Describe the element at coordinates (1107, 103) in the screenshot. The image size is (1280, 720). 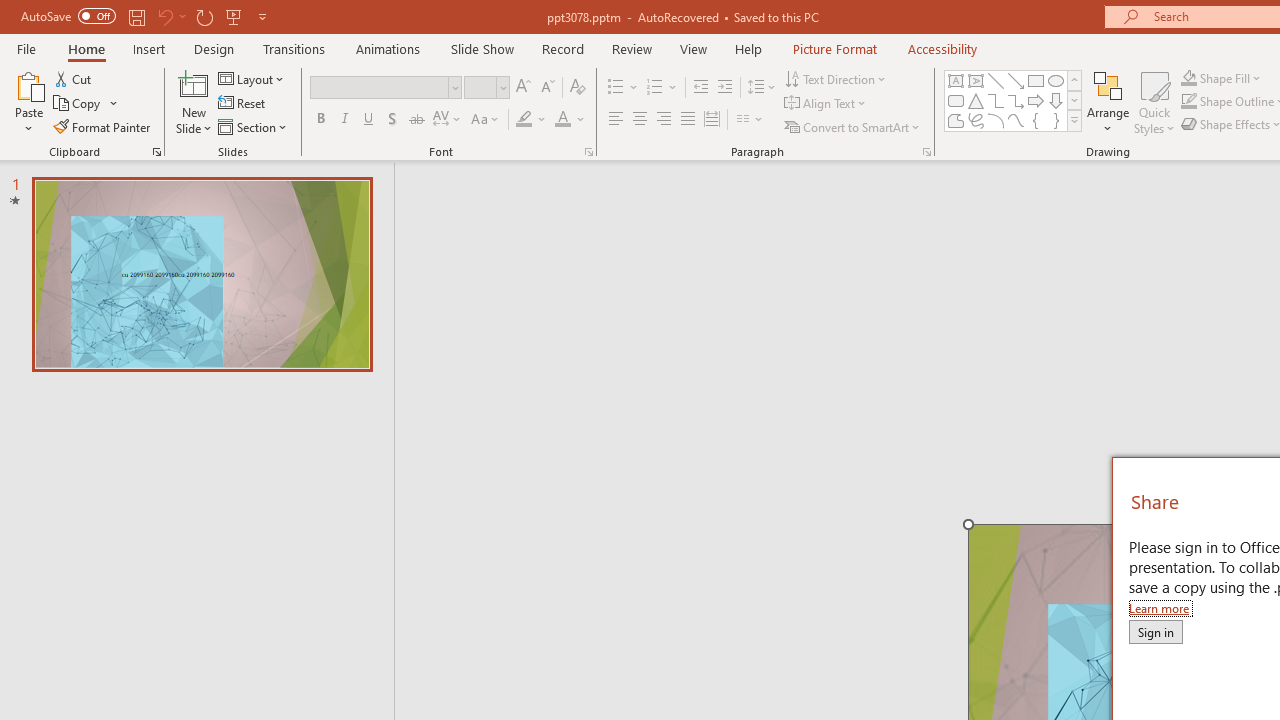
I see `'Arrange'` at that location.